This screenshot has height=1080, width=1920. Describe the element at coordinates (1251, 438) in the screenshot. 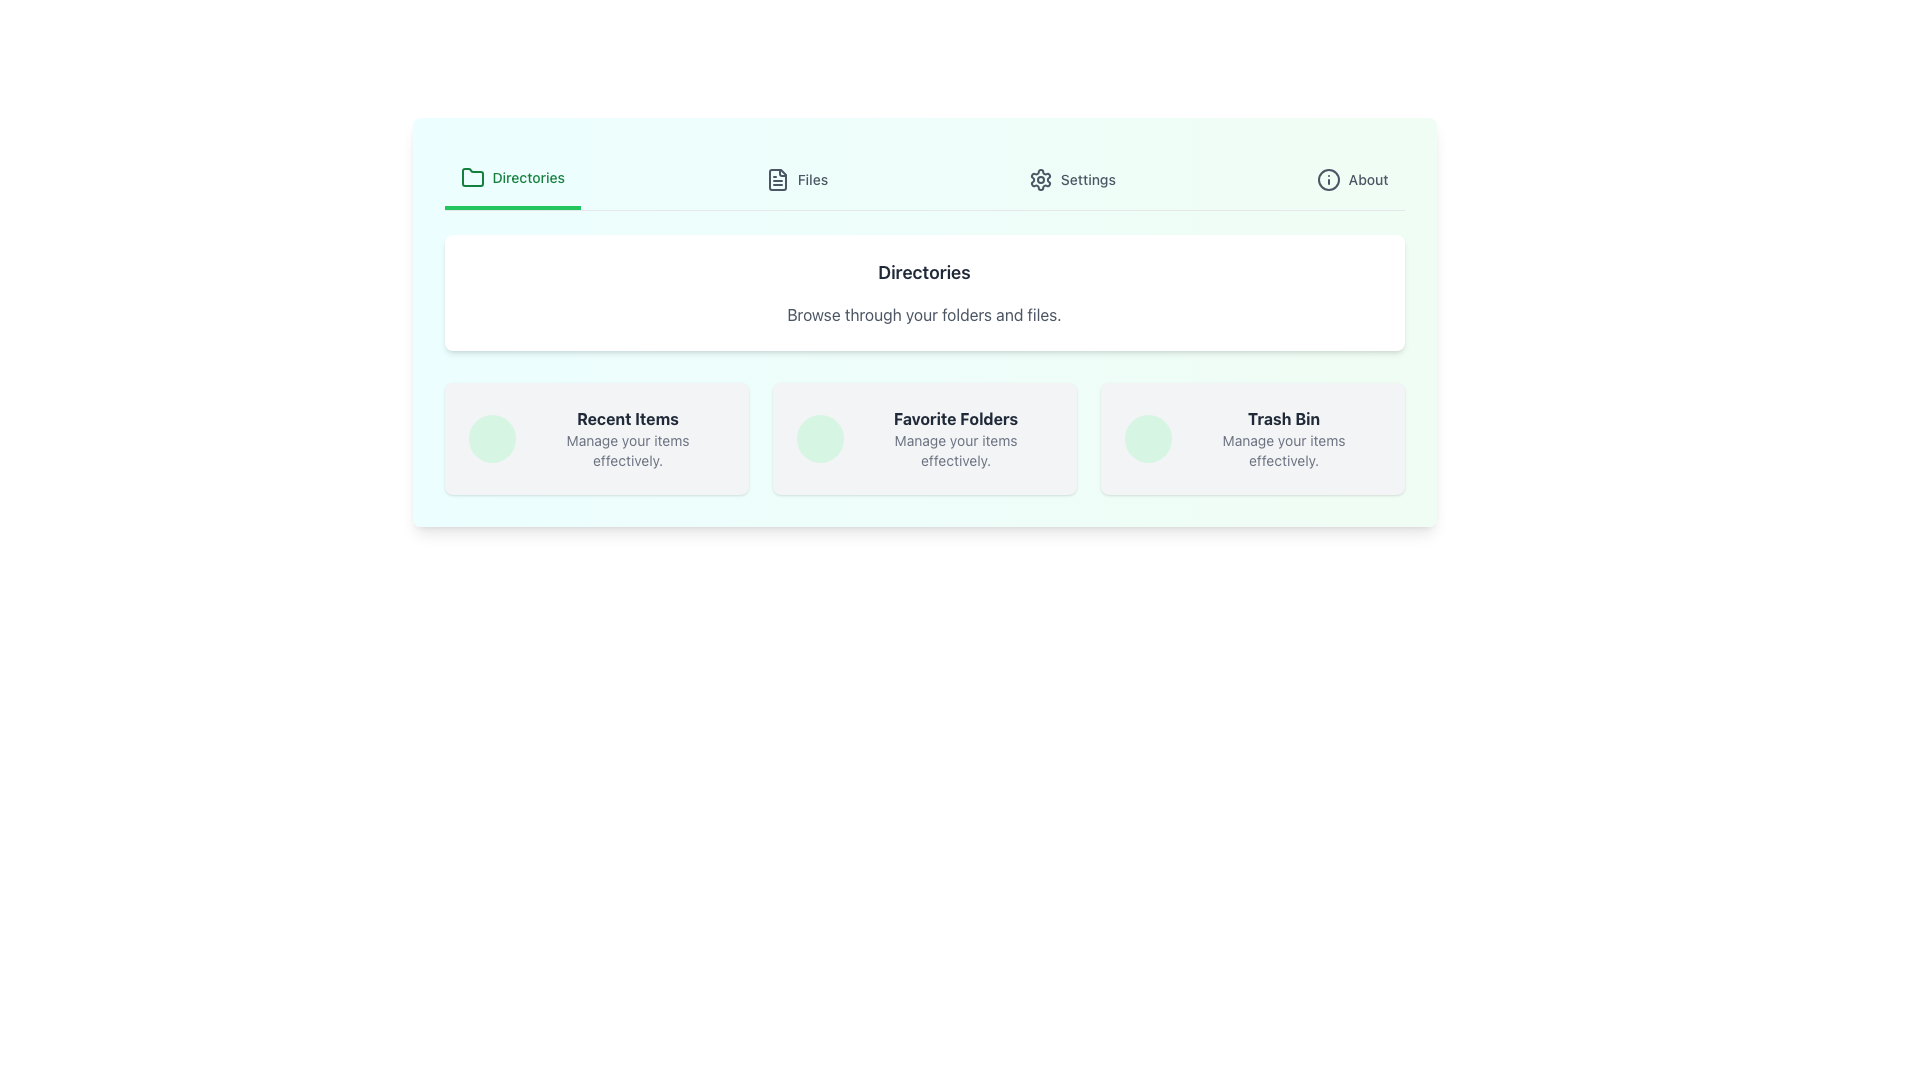

I see `the Interactive Card for managing items categorized under 'Trash Bin', which is the last card in a row of three cards situated to the far right` at that location.